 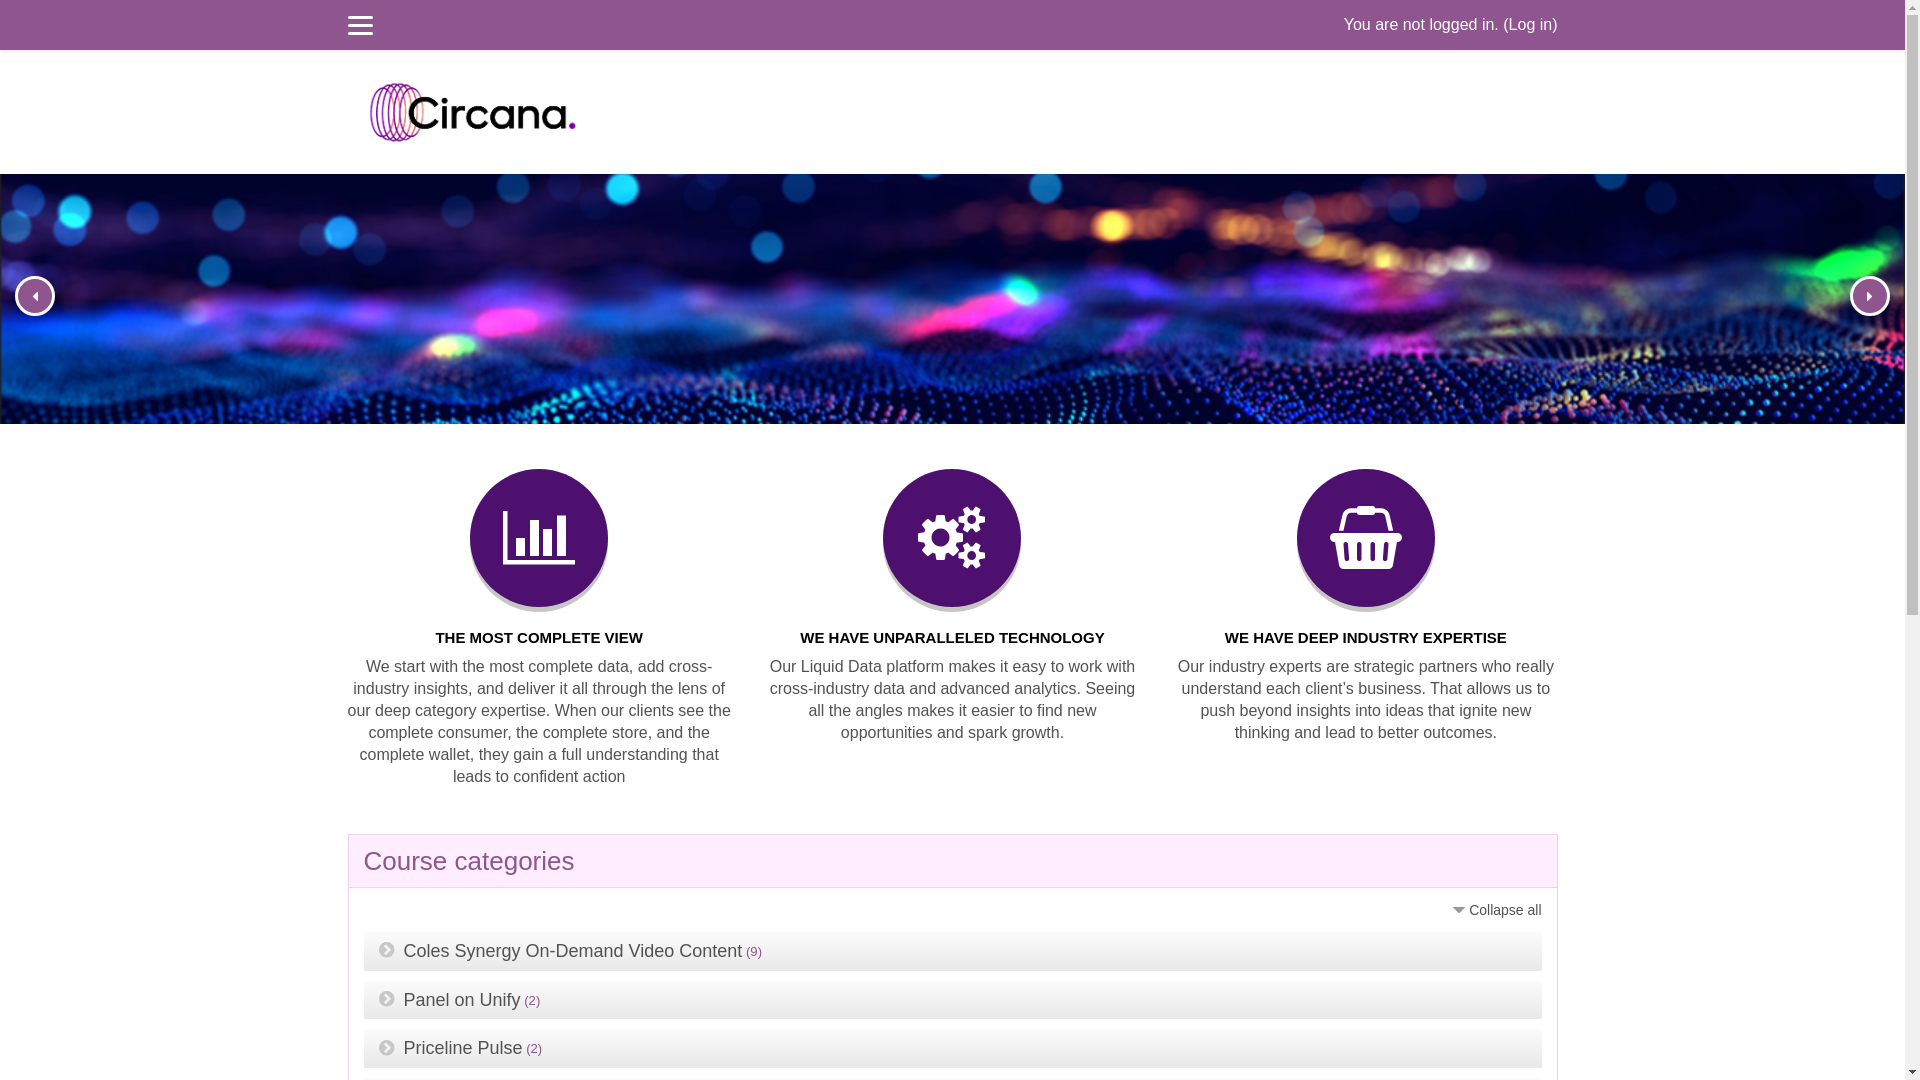 I want to click on 'Coles Synergy On-Demand Video Content', so click(x=572, y=950).